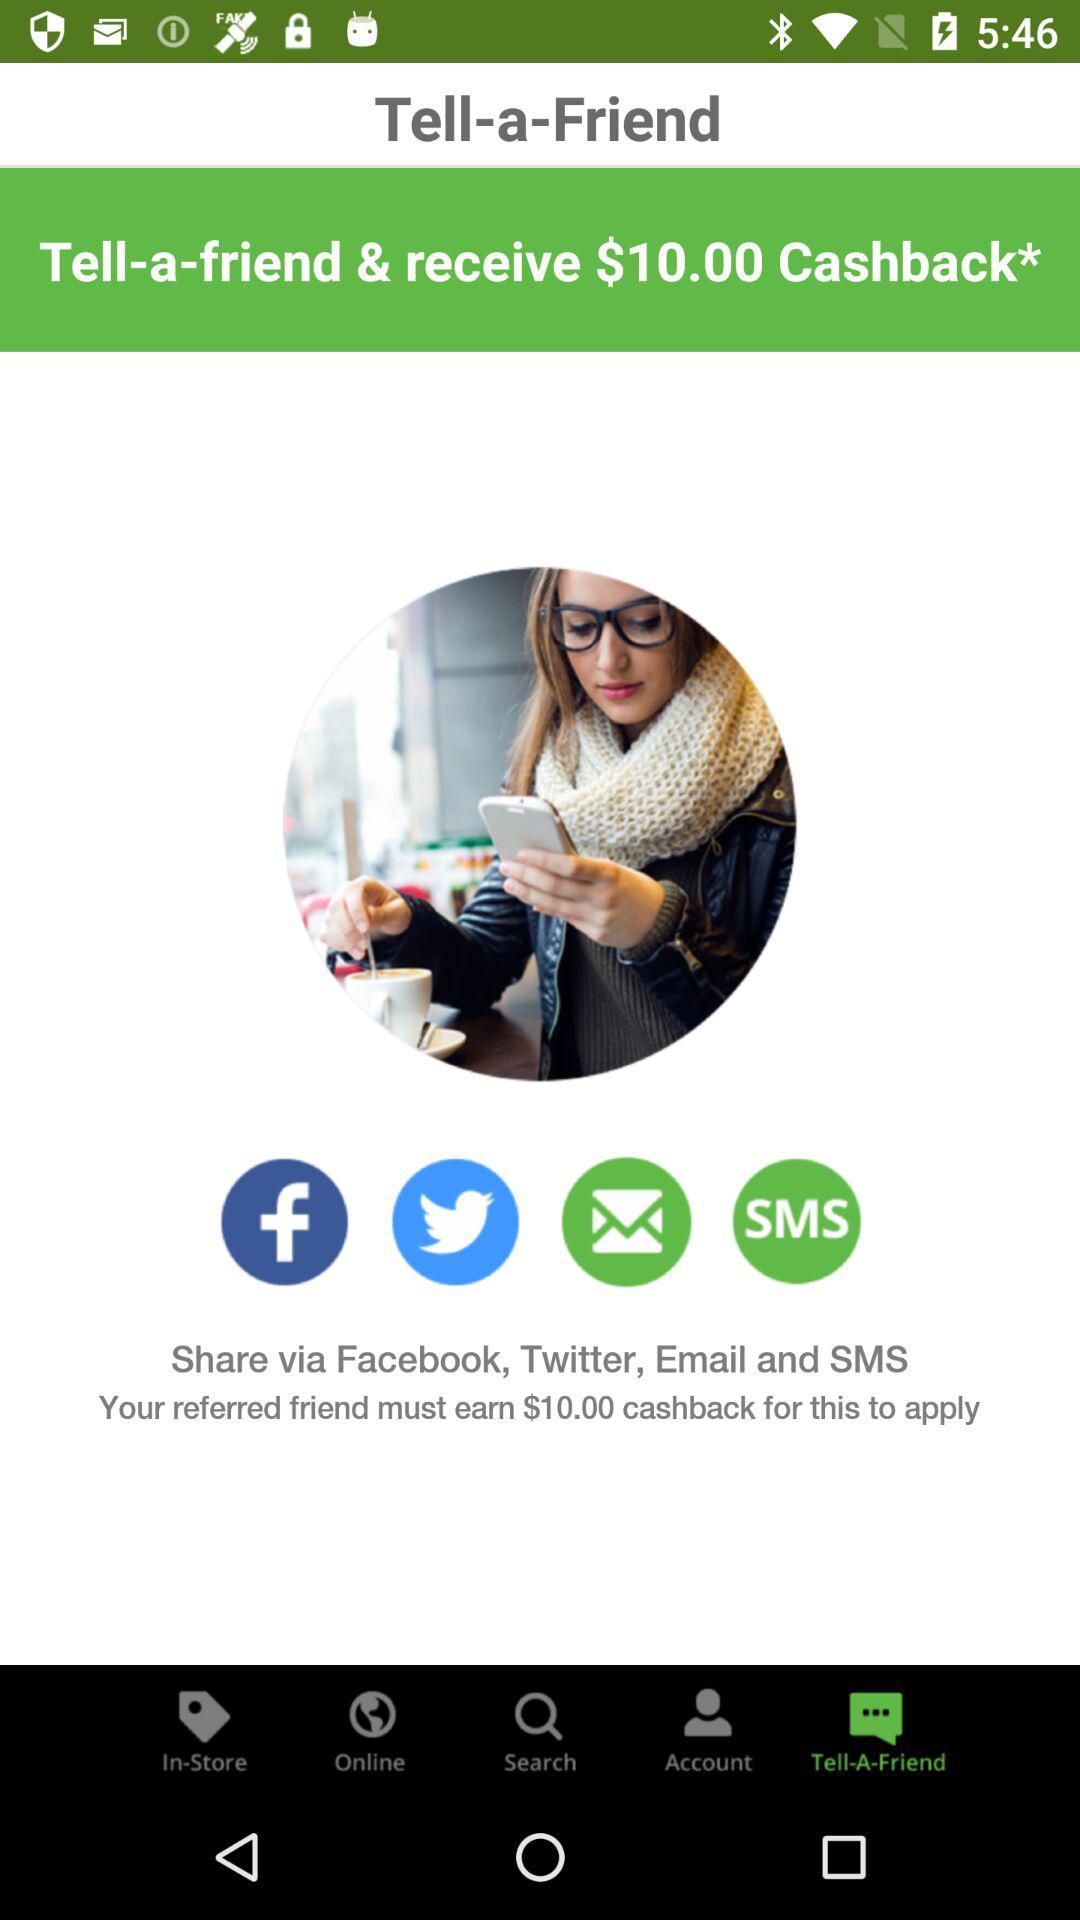  Describe the element at coordinates (371, 1728) in the screenshot. I see `the globe icon` at that location.